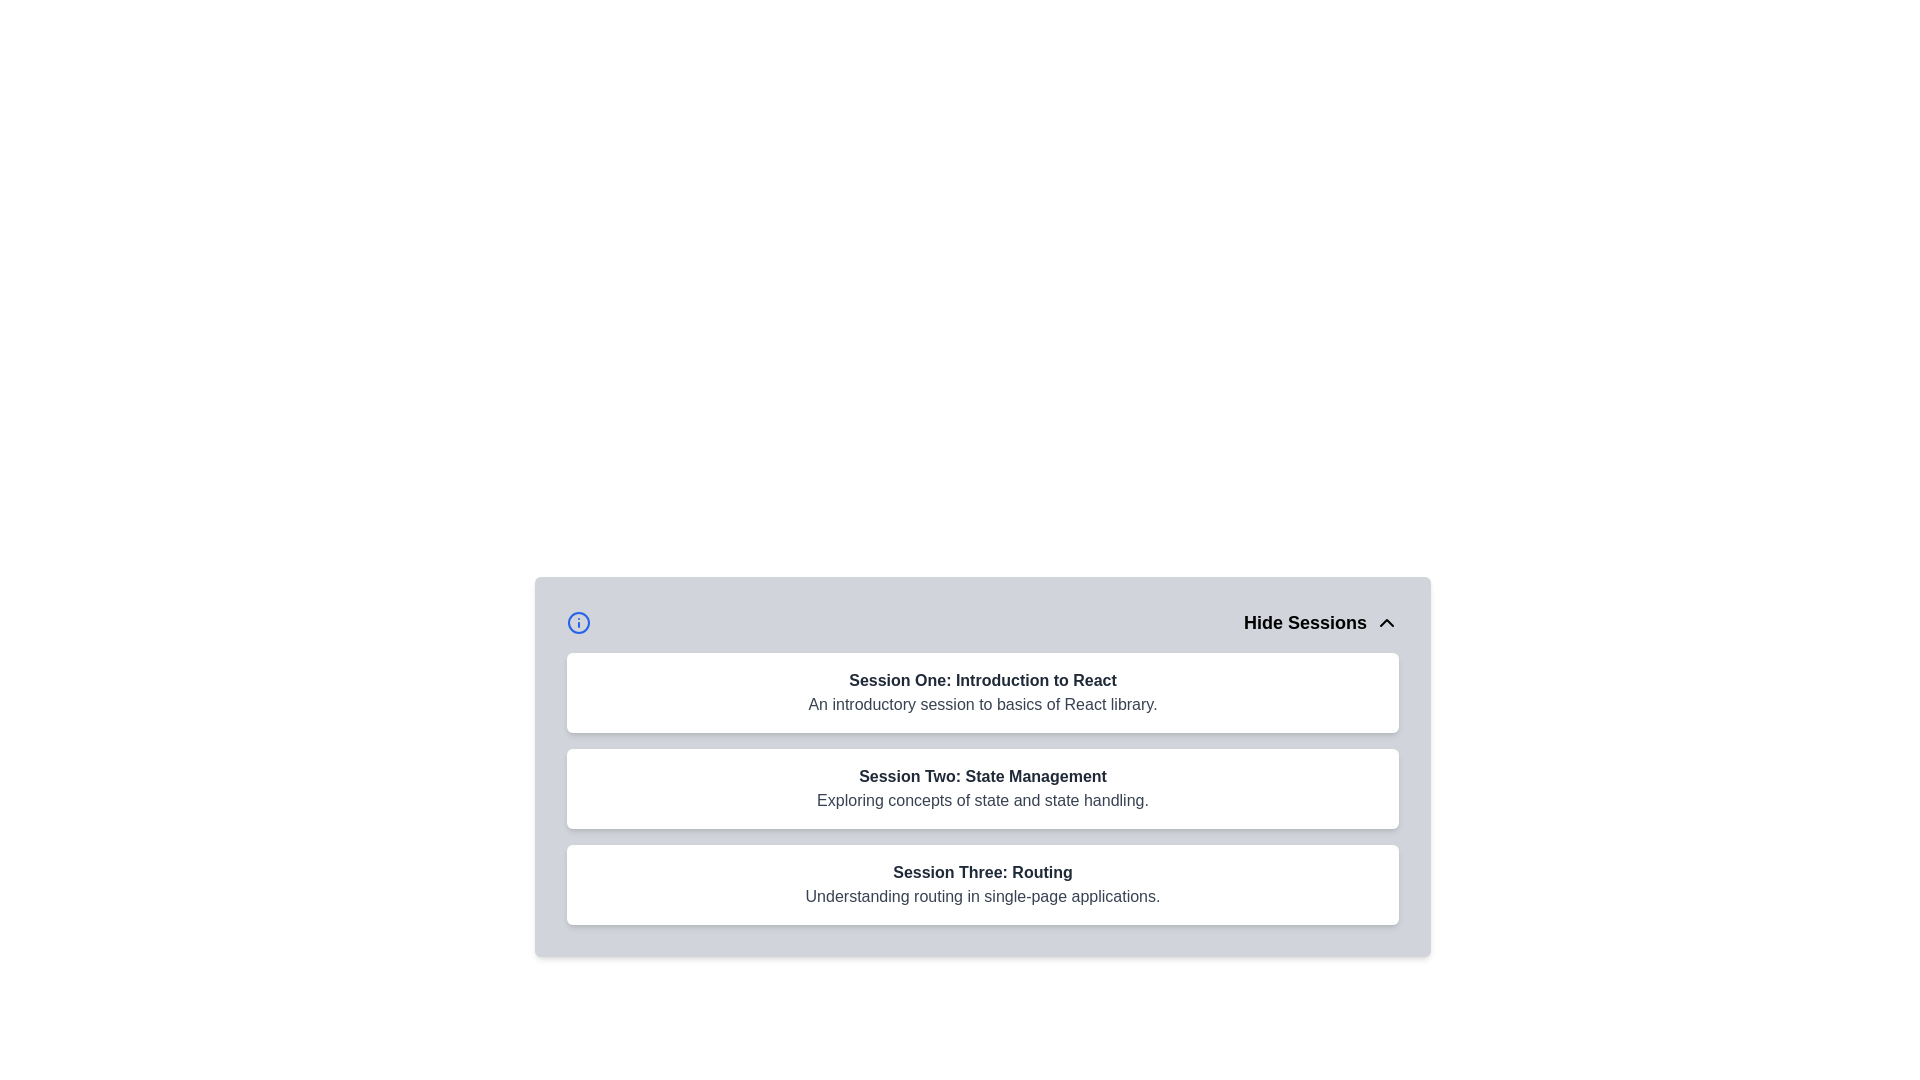 This screenshot has width=1920, height=1080. Describe the element at coordinates (578, 622) in the screenshot. I see `the icon located in the top bar of the 'Hide Sessions' panel` at that location.